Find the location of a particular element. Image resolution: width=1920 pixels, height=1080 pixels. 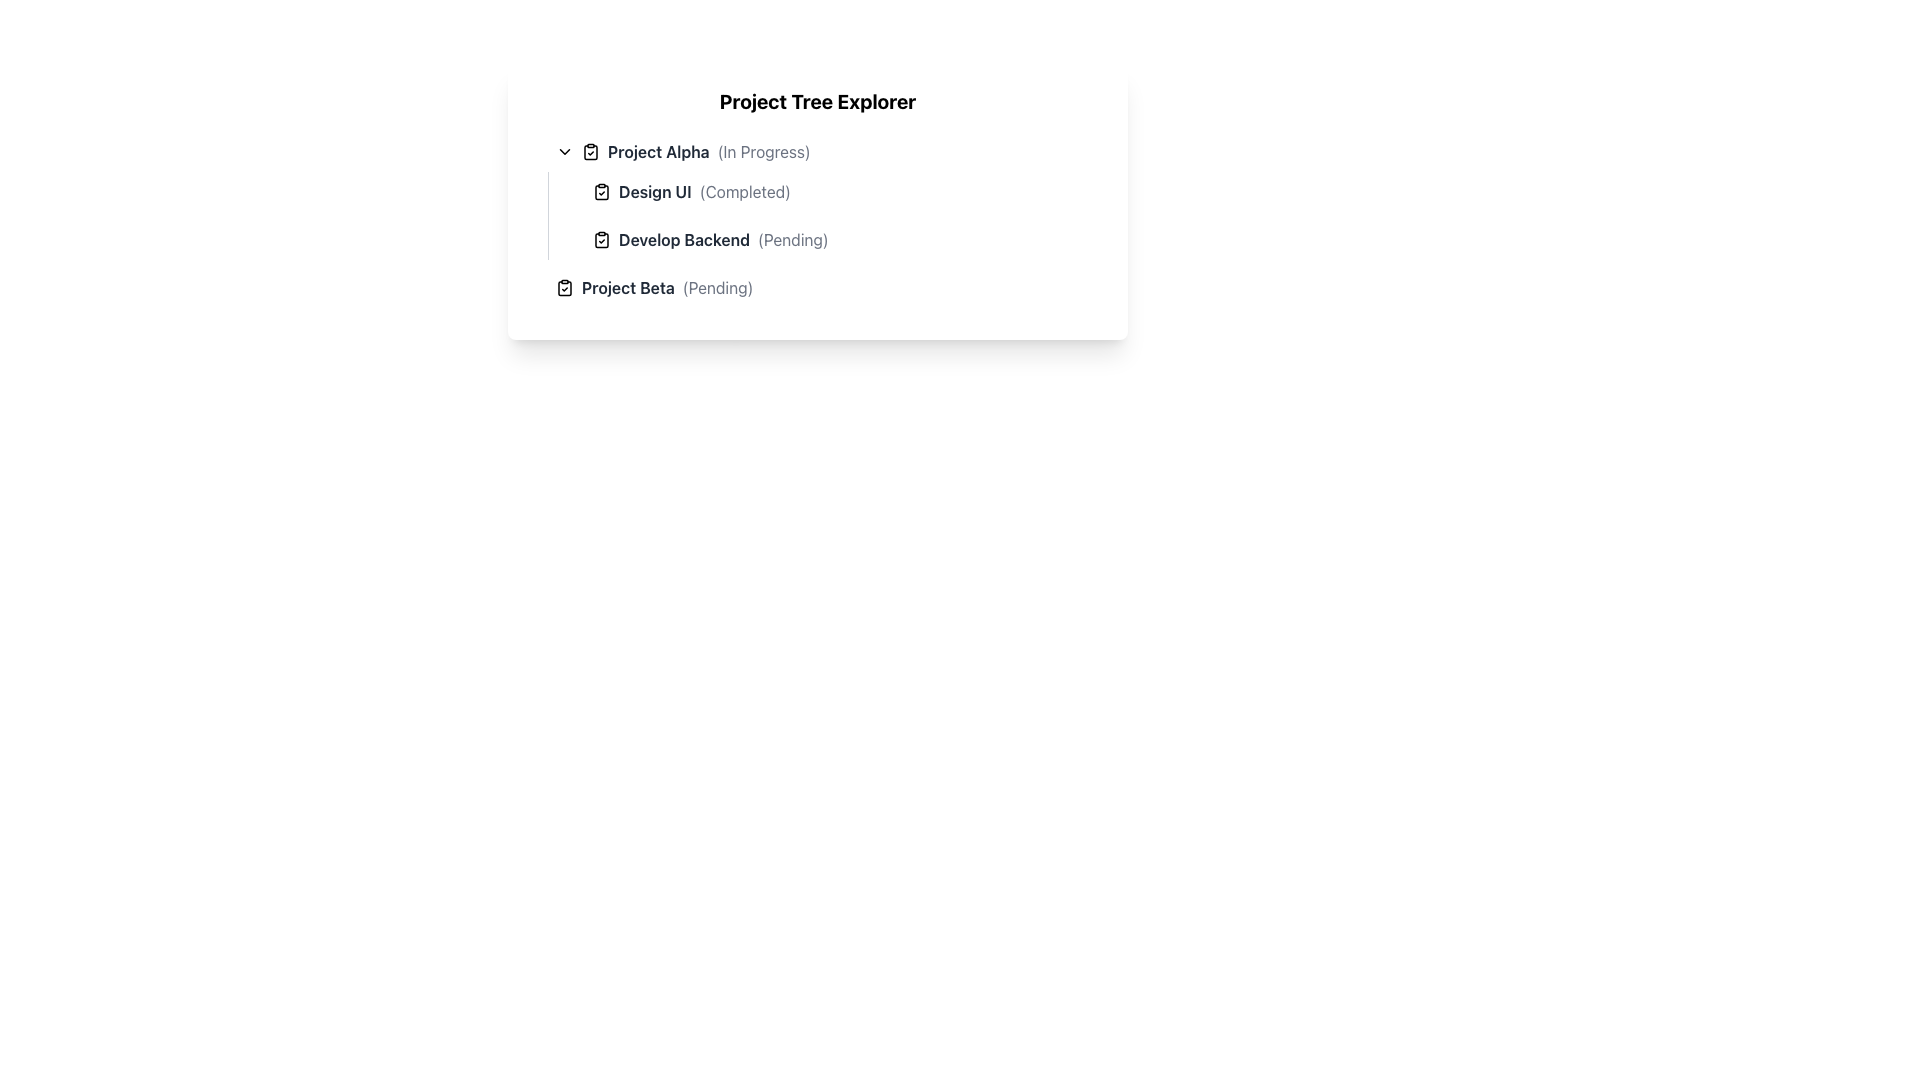

the small clipboard-shaped icon located next to the text 'Project Beta (Pending)' in the 'Project Tree Explorer' is located at coordinates (564, 288).